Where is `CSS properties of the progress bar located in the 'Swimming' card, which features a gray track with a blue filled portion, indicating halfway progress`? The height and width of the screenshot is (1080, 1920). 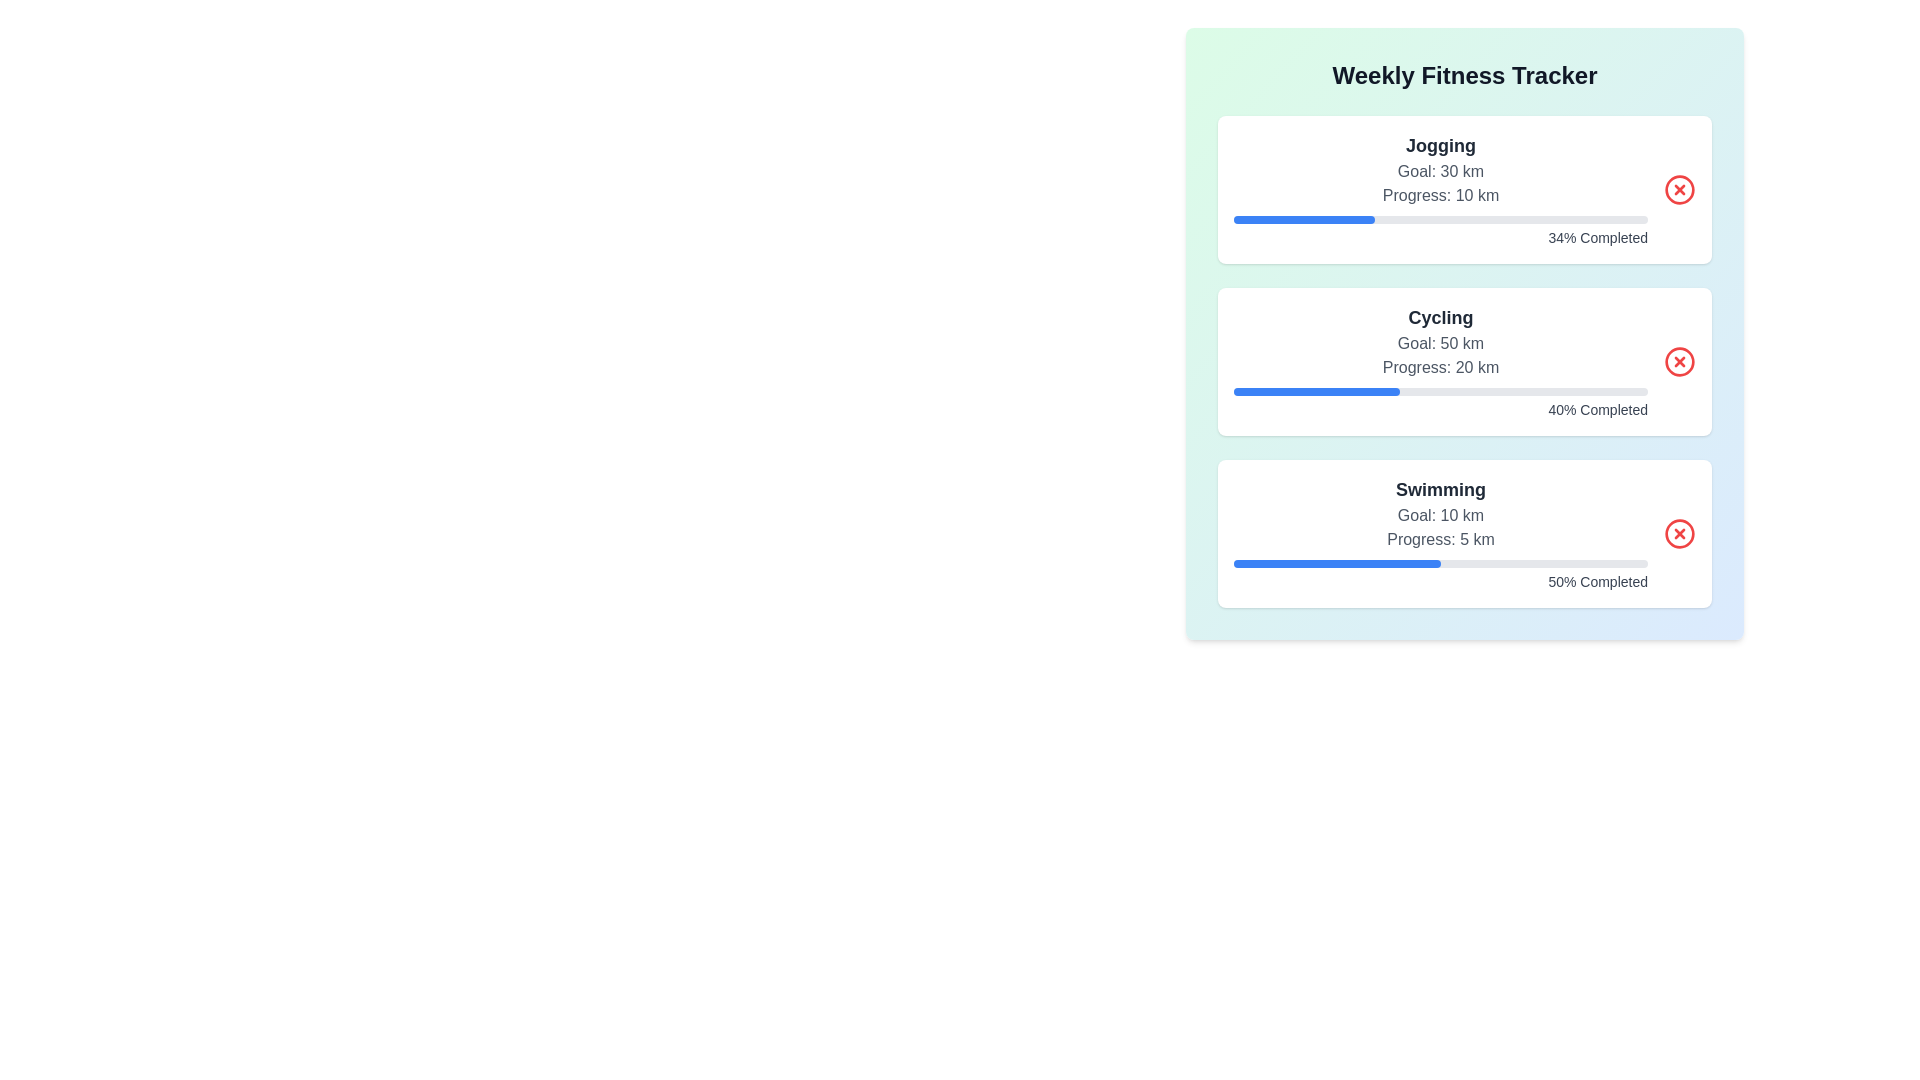
CSS properties of the progress bar located in the 'Swimming' card, which features a gray track with a blue filled portion, indicating halfway progress is located at coordinates (1440, 563).